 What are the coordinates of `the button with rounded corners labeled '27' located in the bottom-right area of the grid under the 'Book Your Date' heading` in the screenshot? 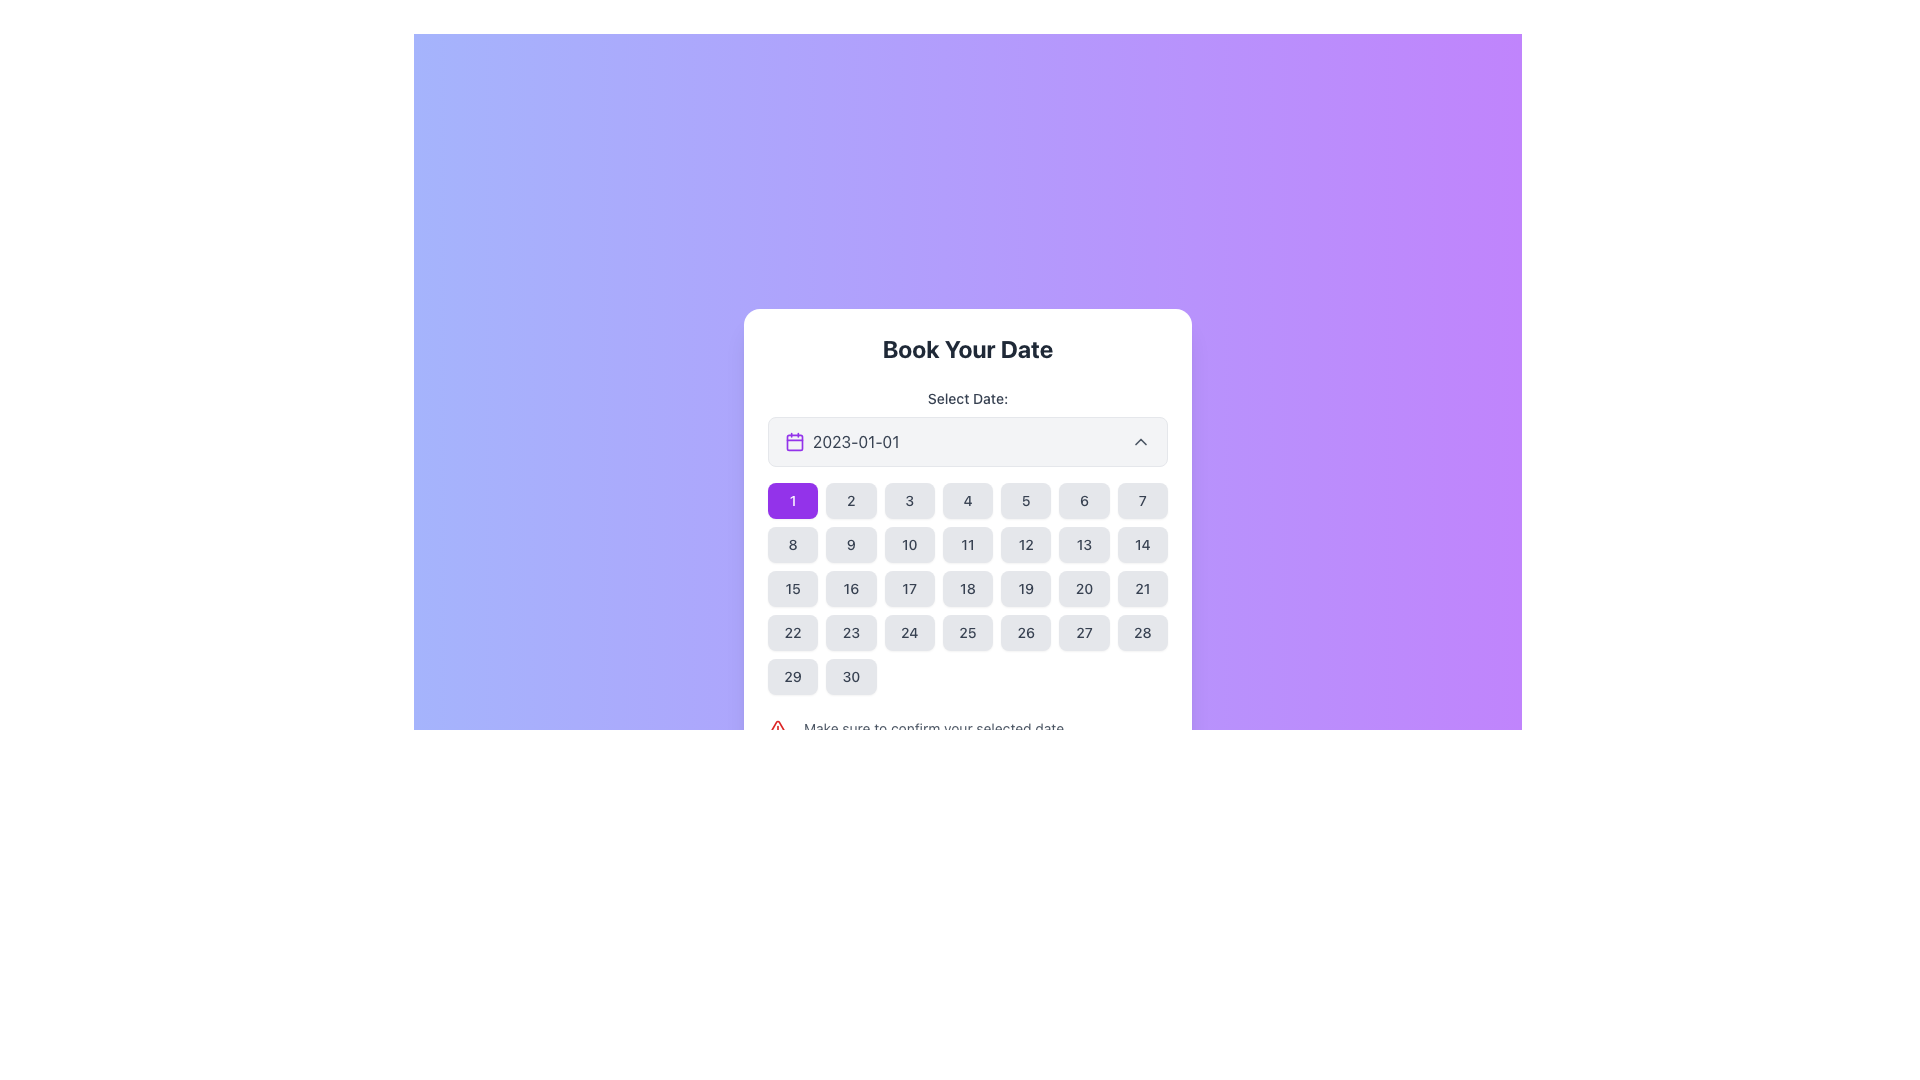 It's located at (1083, 632).